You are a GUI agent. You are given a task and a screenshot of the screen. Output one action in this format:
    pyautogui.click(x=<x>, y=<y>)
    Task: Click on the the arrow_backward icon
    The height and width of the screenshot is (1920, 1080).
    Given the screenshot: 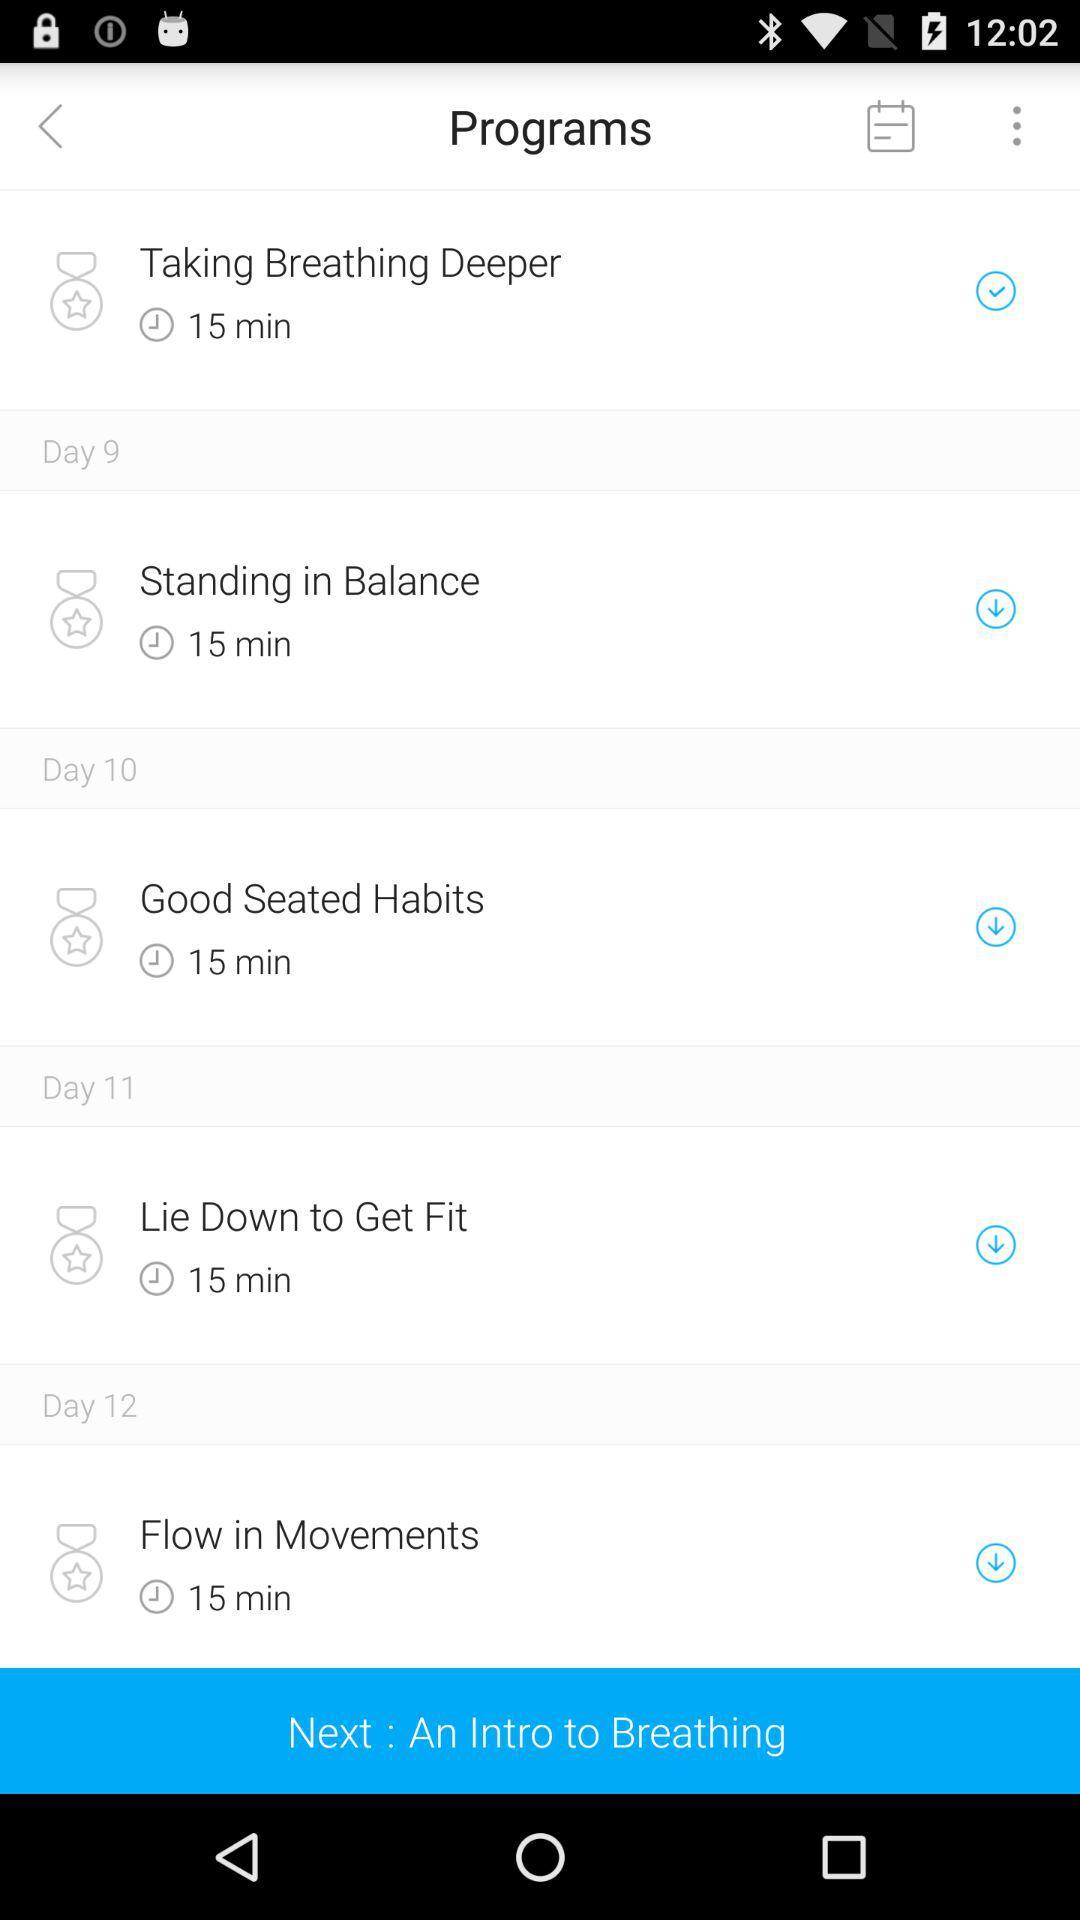 What is the action you would take?
    pyautogui.click(x=61, y=133)
    